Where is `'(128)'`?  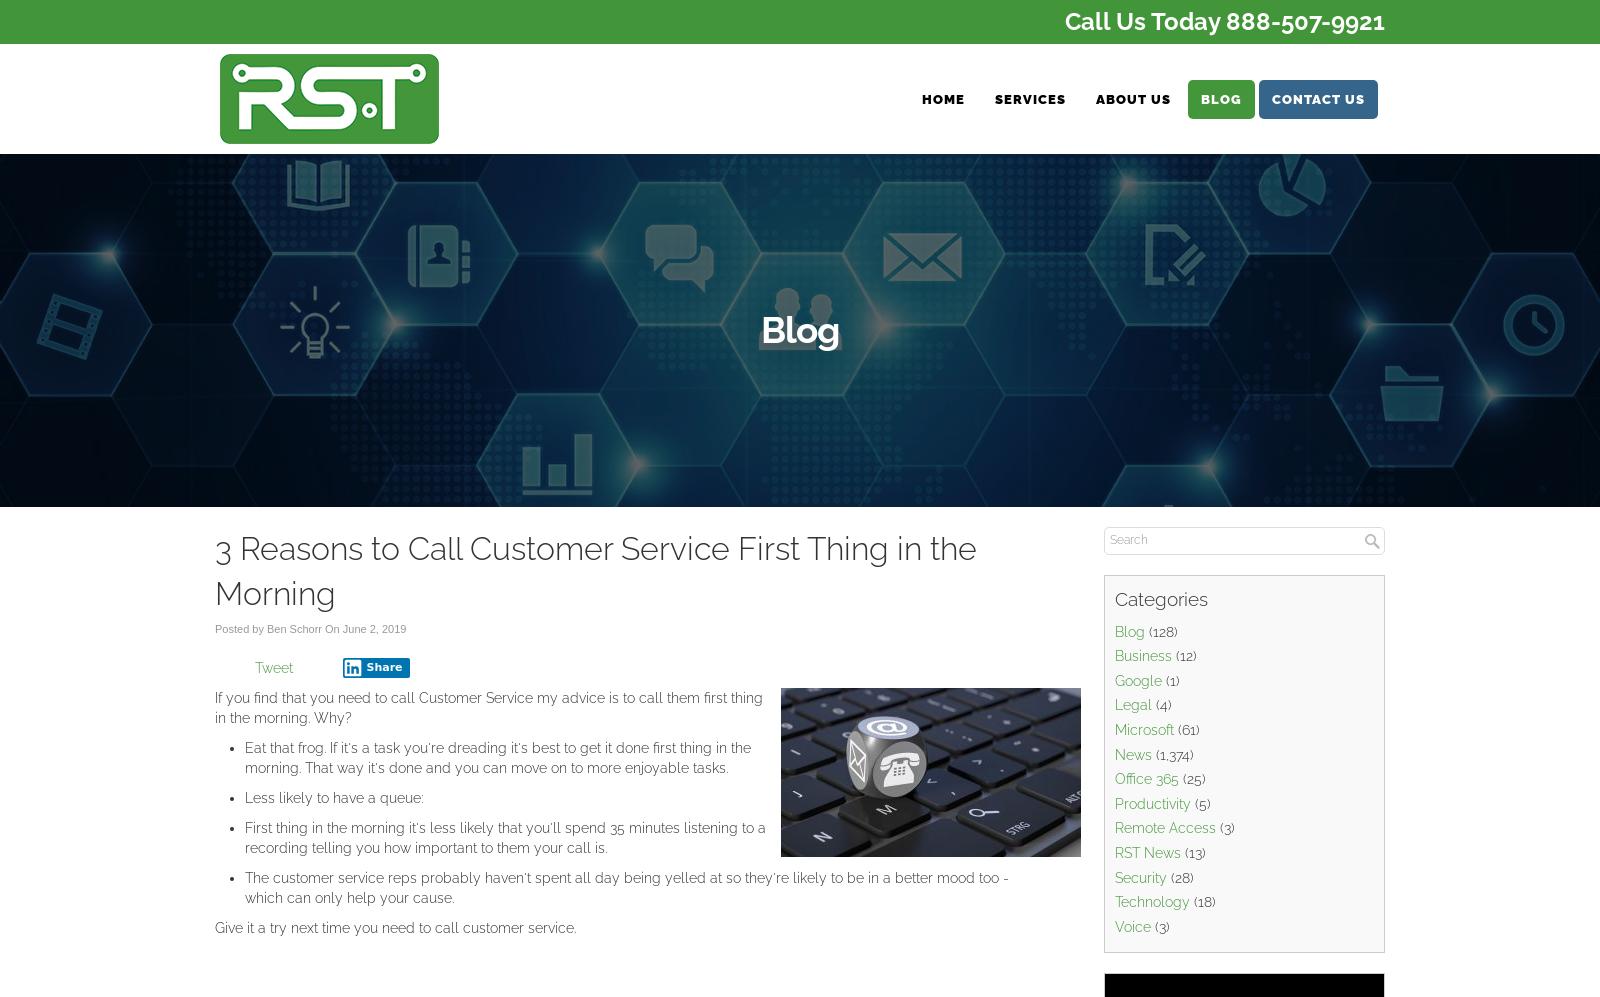 '(128)' is located at coordinates (1161, 630).